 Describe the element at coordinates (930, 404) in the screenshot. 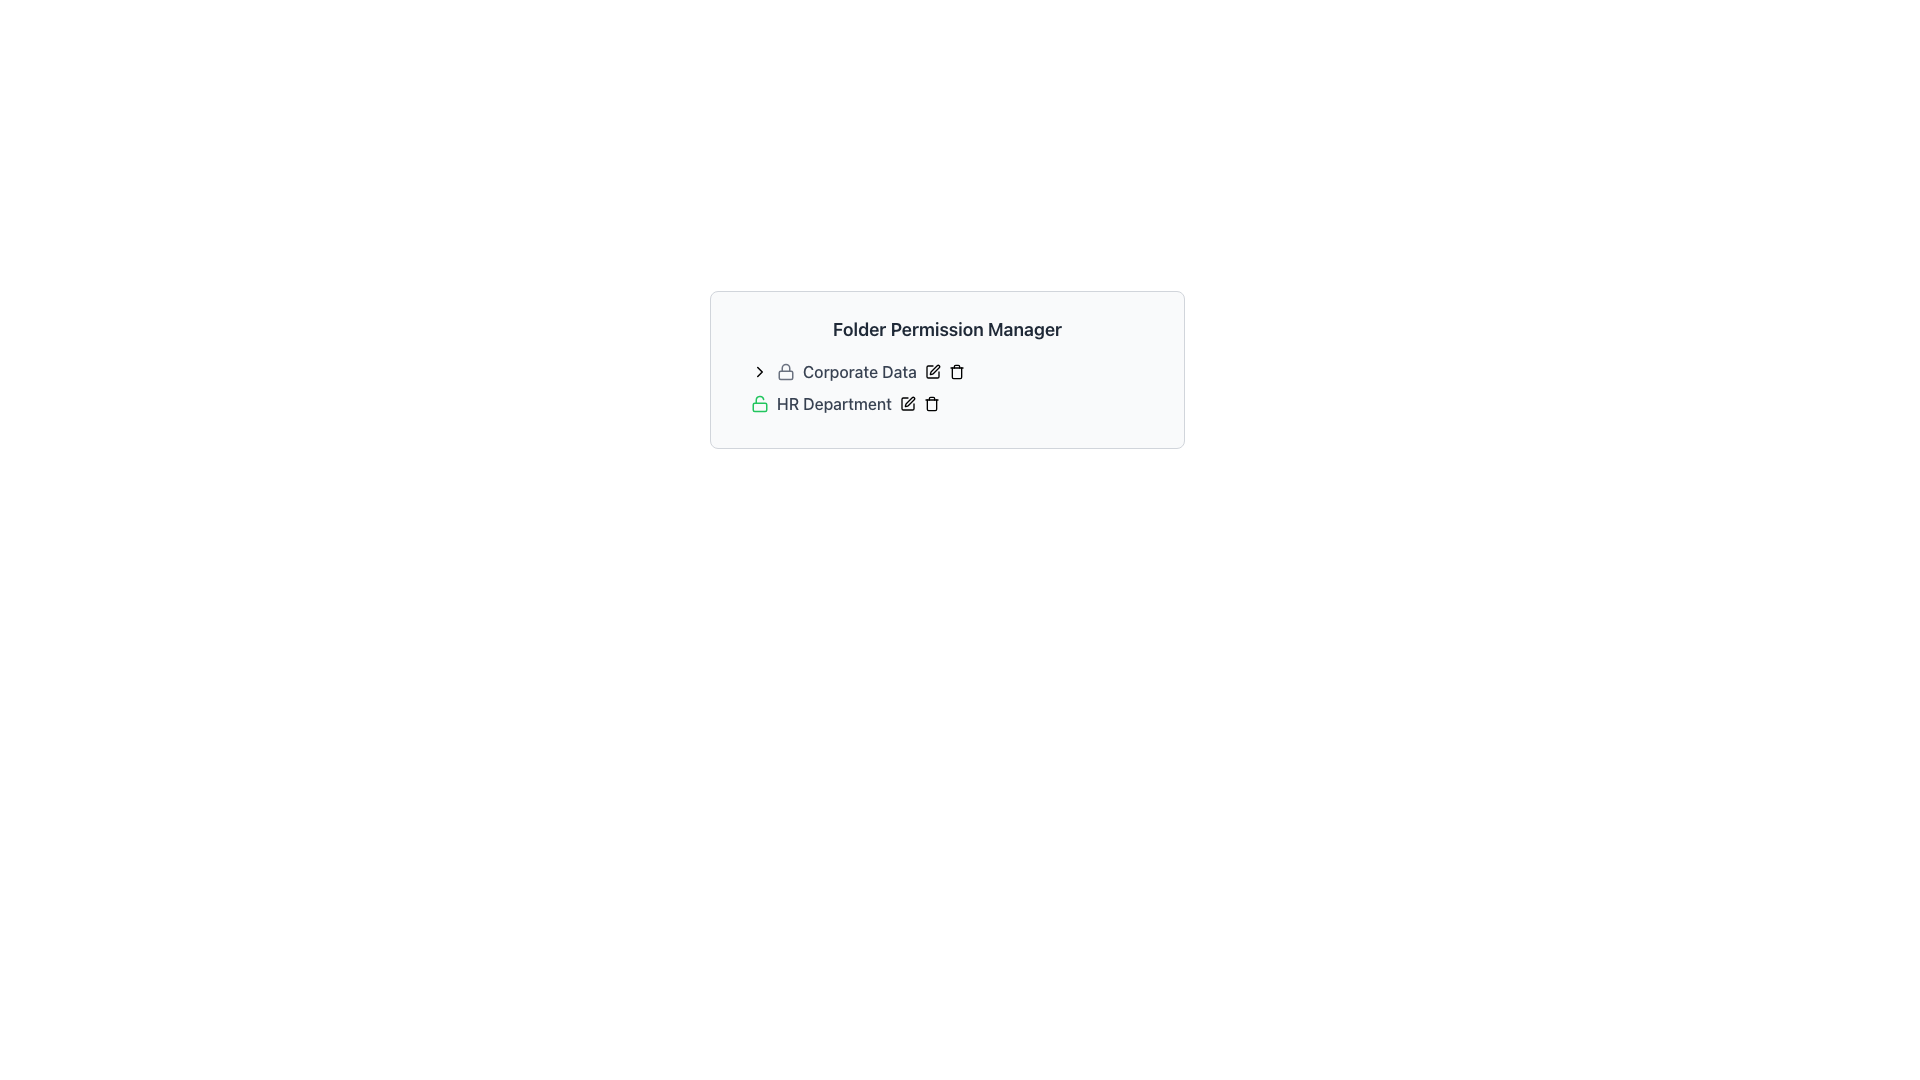

I see `the trash can icon for deleting actions located in the 'Folder Permission Manager' card, specifically the second icon from the right in the action icons group aligned to the right of the 'HR Department' row` at that location.